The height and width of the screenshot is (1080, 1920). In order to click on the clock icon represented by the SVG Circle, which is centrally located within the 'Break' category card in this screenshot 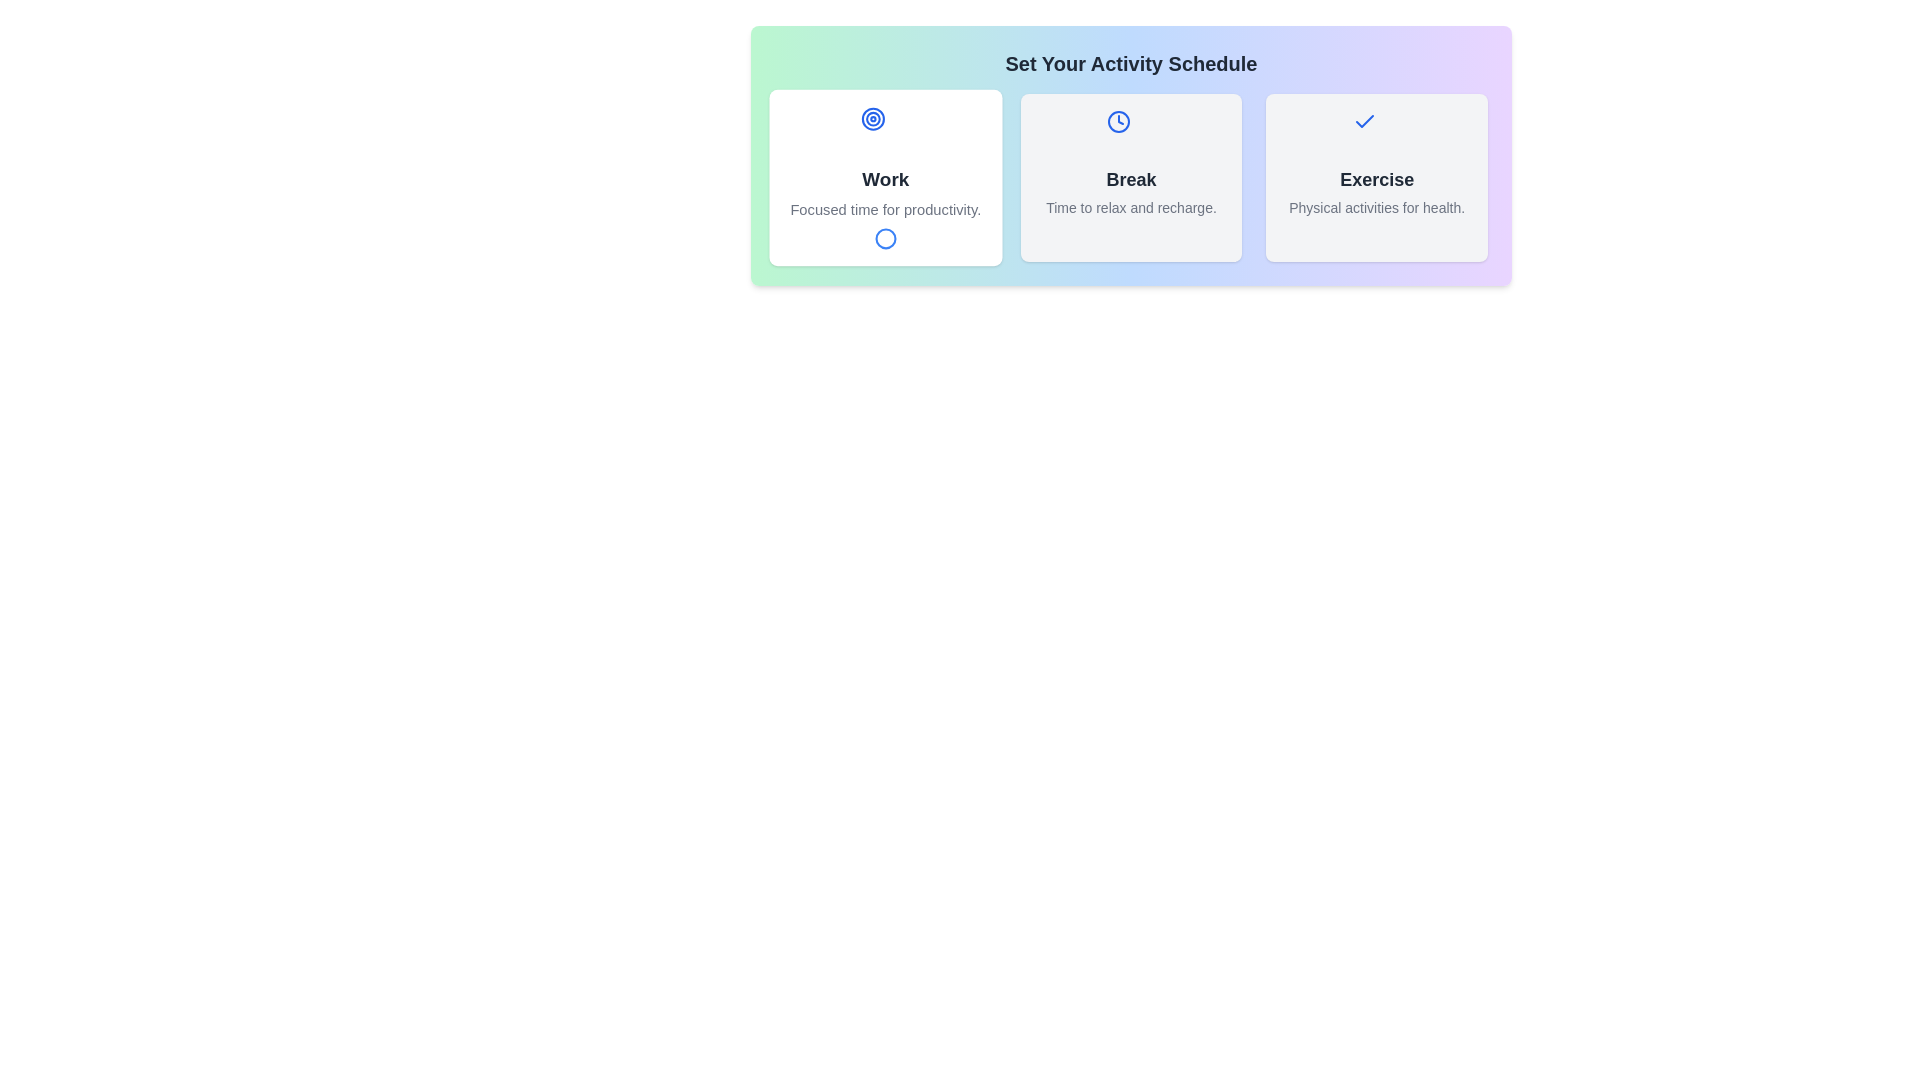, I will do `click(1118, 122)`.